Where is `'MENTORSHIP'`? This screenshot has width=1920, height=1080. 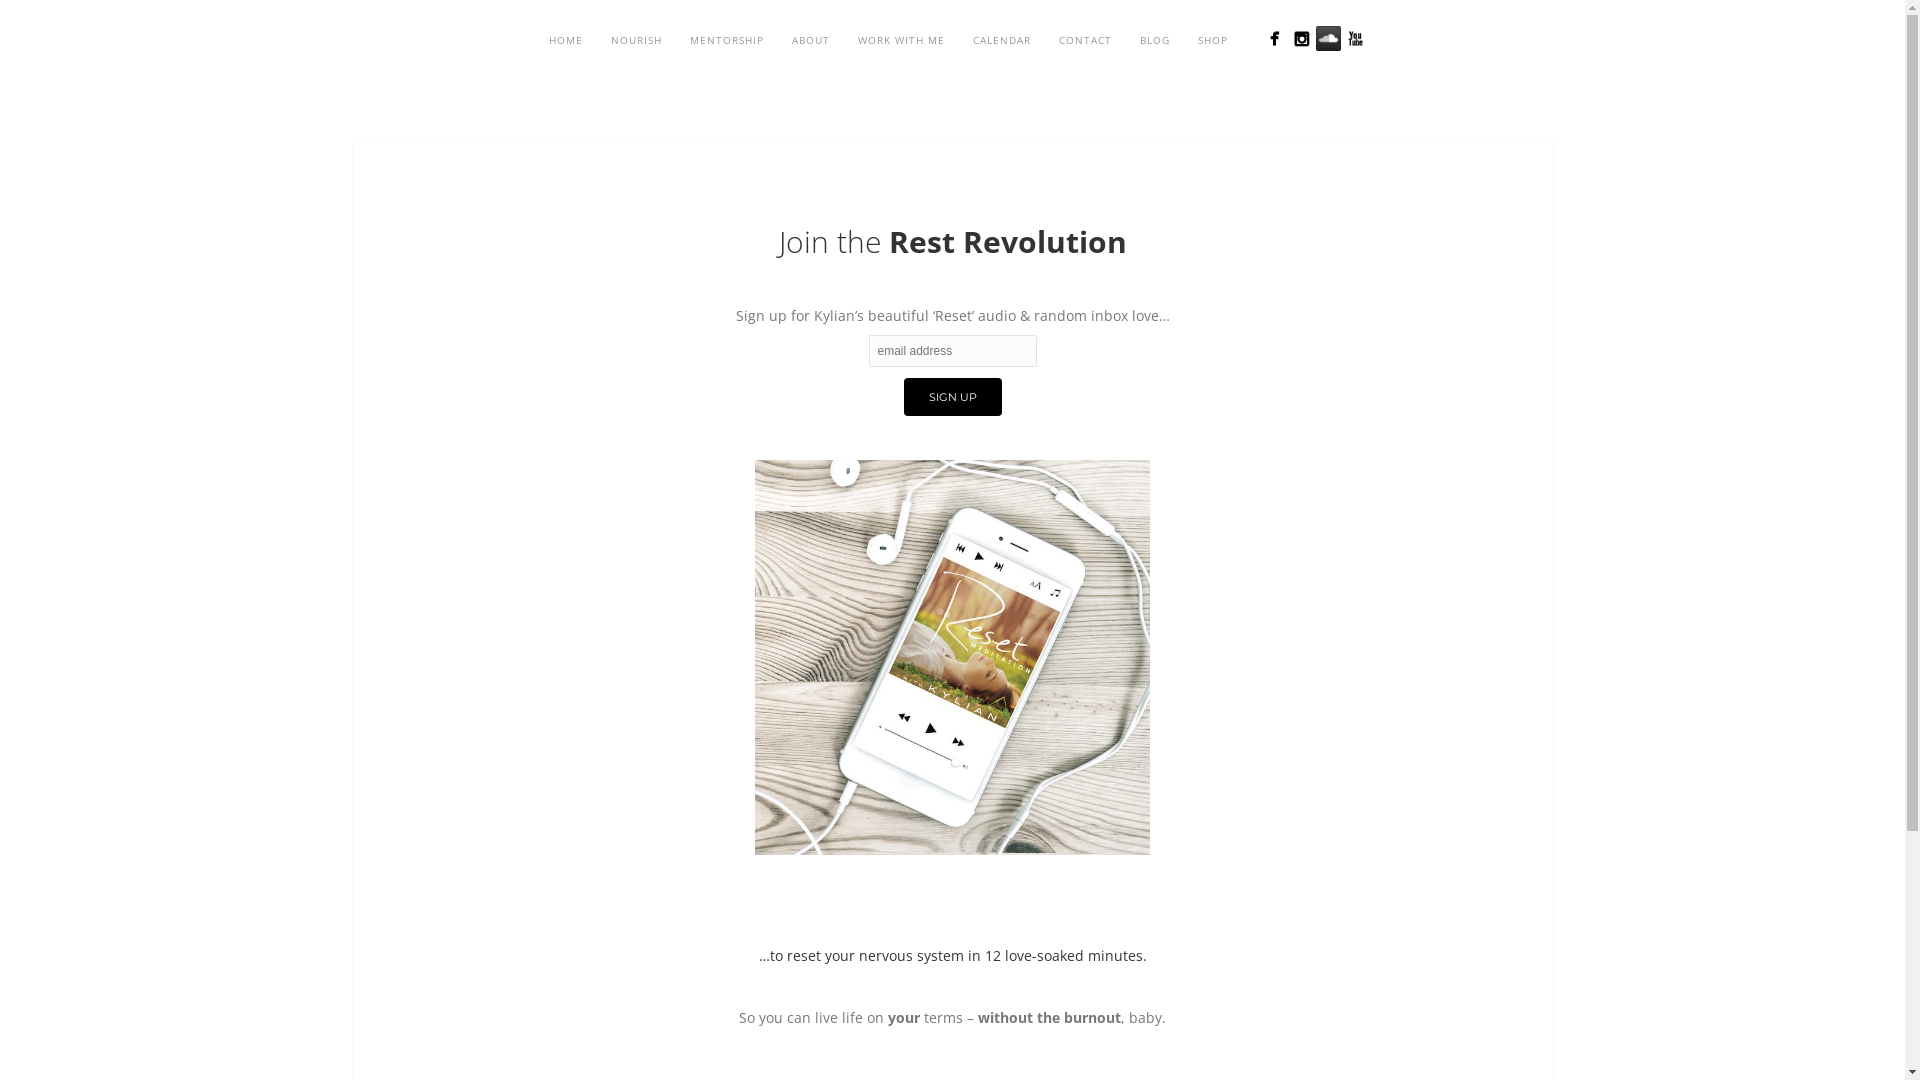 'MENTORSHIP' is located at coordinates (725, 40).